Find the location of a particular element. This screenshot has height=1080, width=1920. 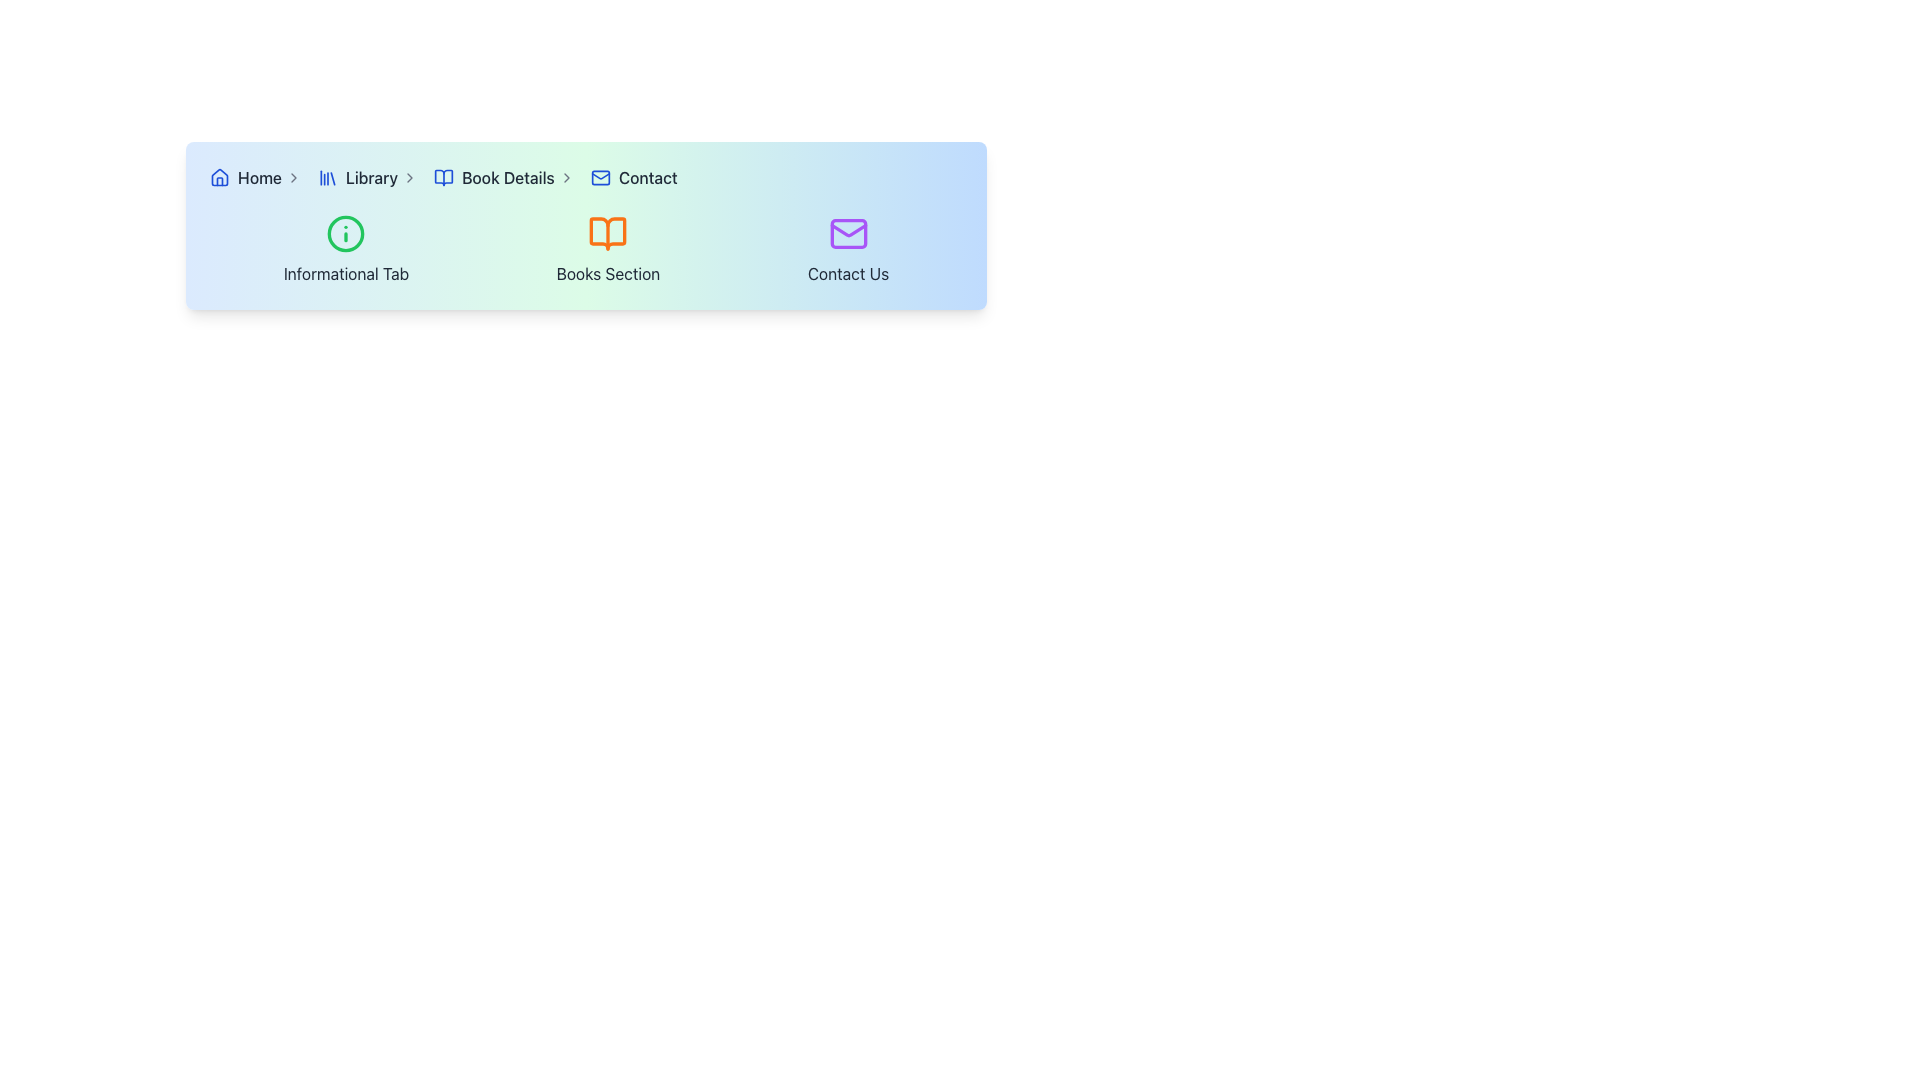

the 'Home' icon in the breadcrumb navigation is located at coordinates (220, 176).